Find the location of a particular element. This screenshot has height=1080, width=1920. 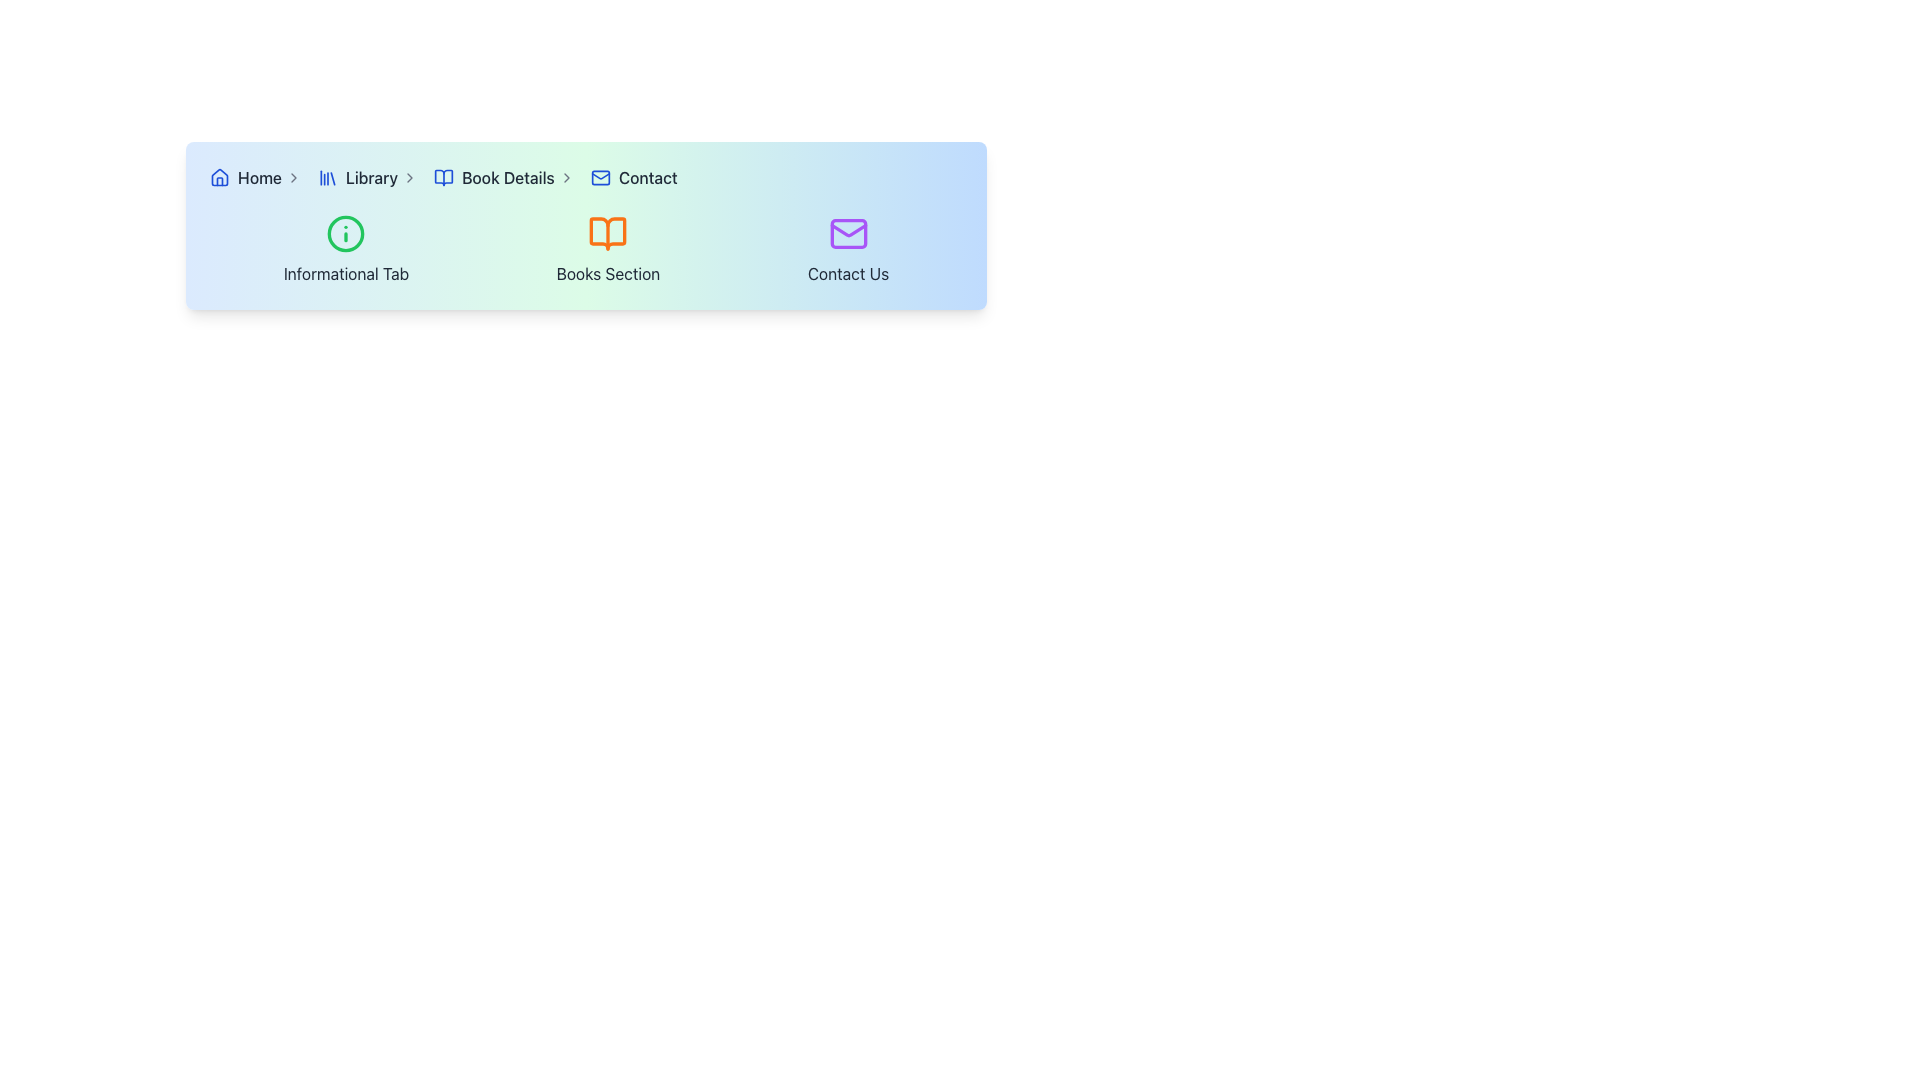

the 'Home' icon in the breadcrumb navigation is located at coordinates (220, 176).